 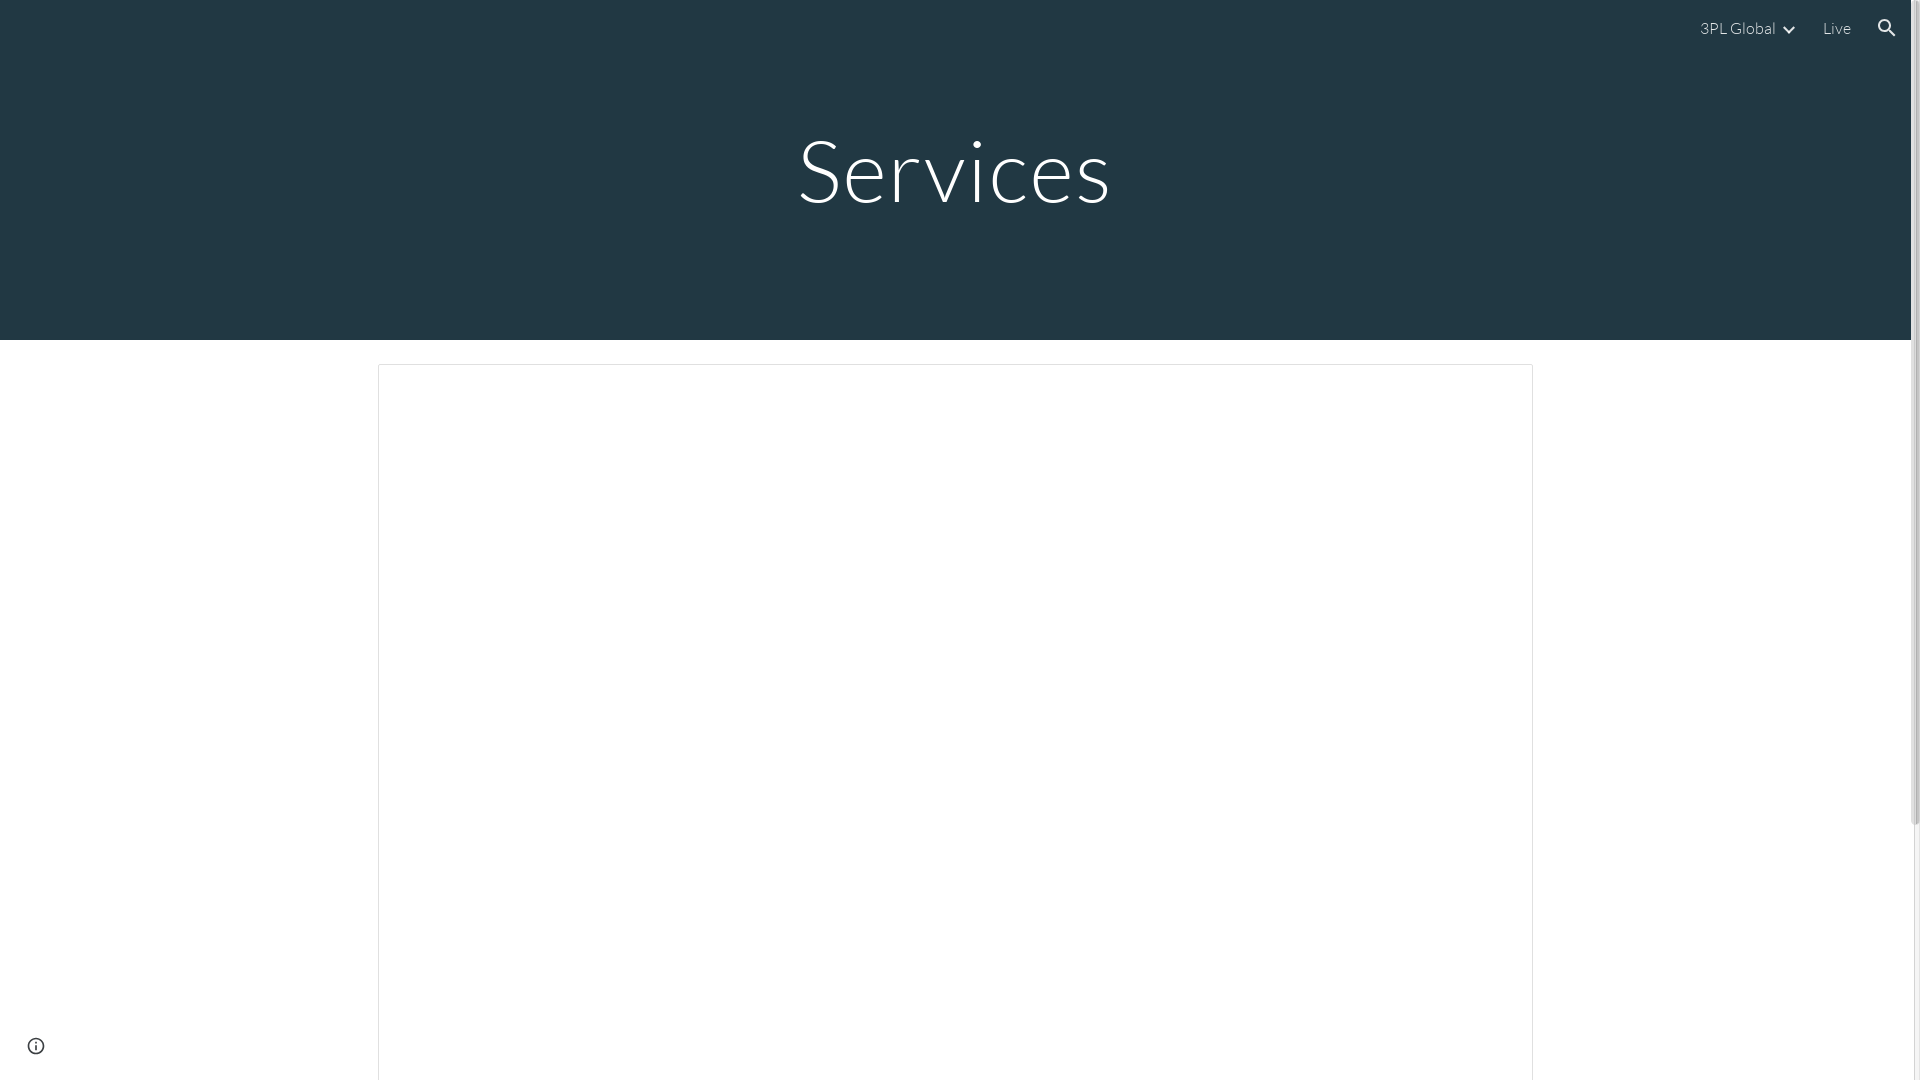 I want to click on '3PL Global', so click(x=1736, y=27).